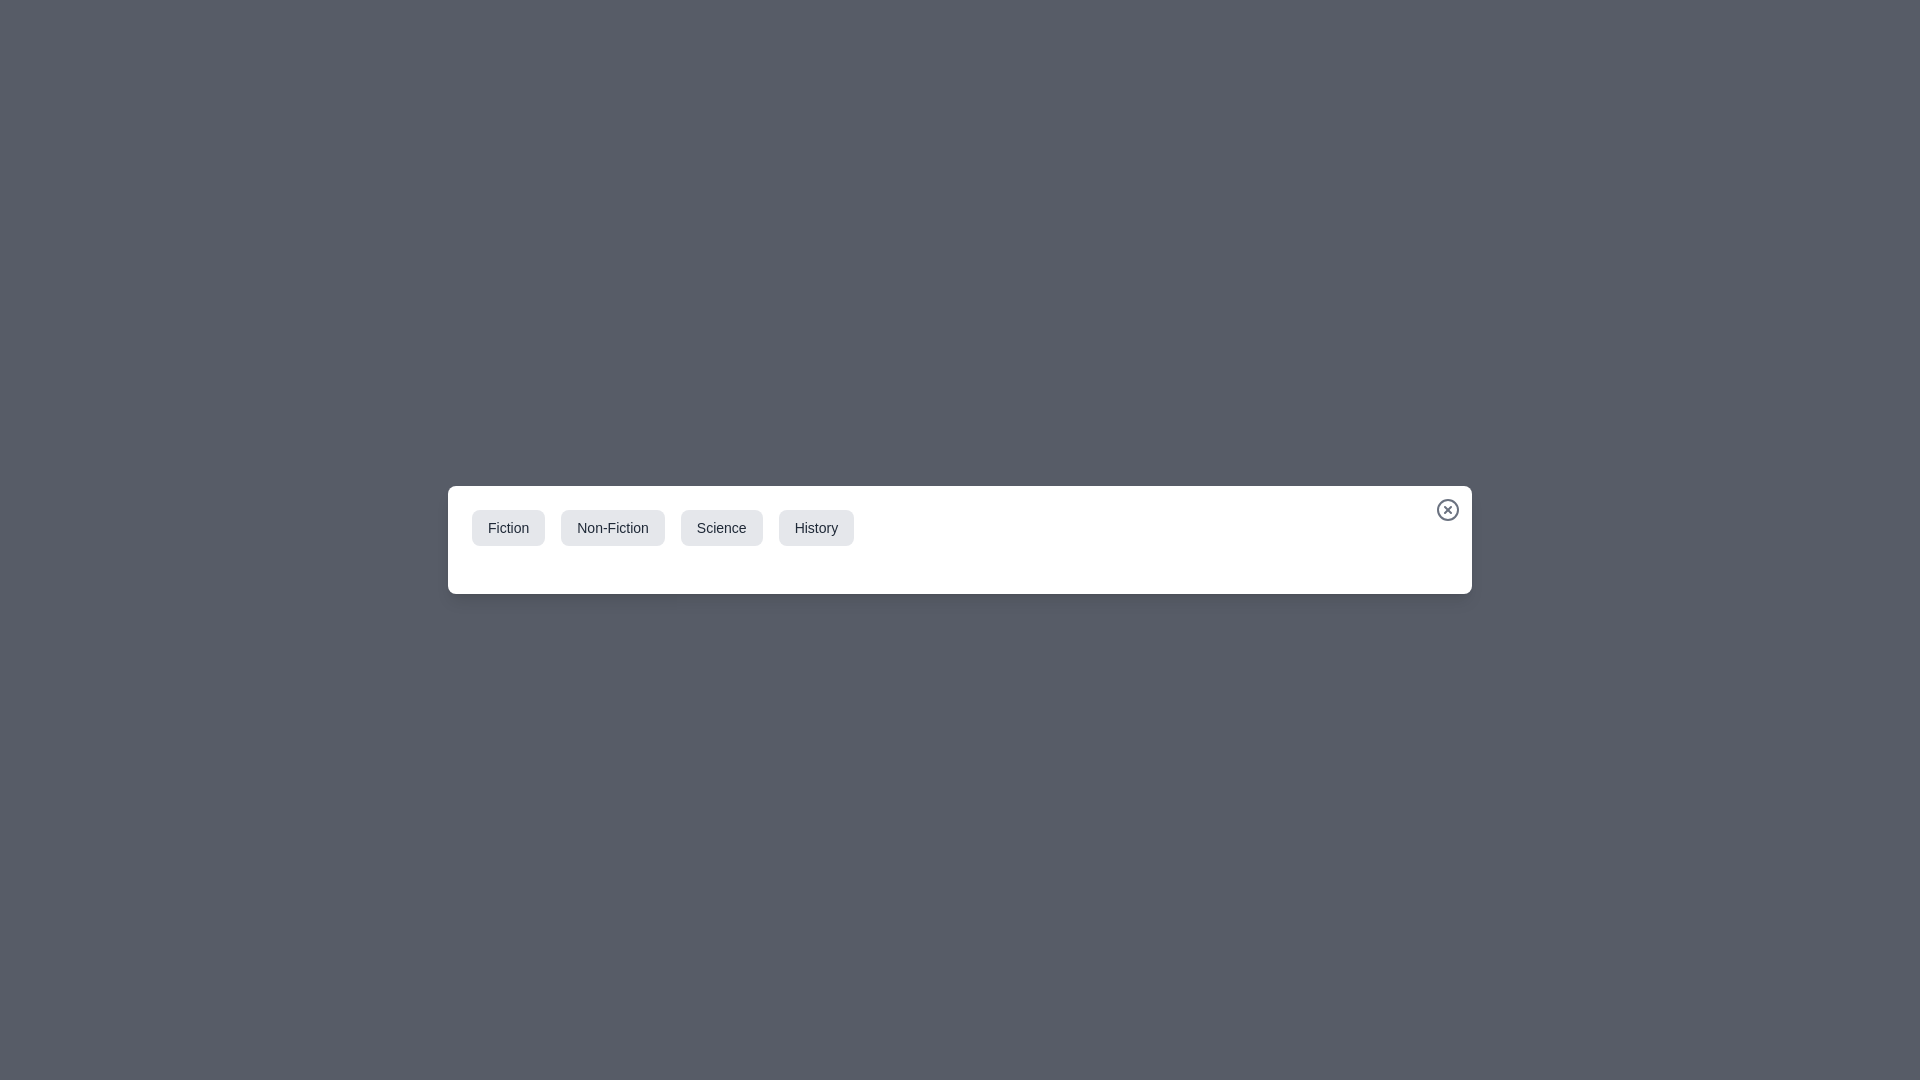  Describe the element at coordinates (816, 527) in the screenshot. I see `the category tab labeled History` at that location.